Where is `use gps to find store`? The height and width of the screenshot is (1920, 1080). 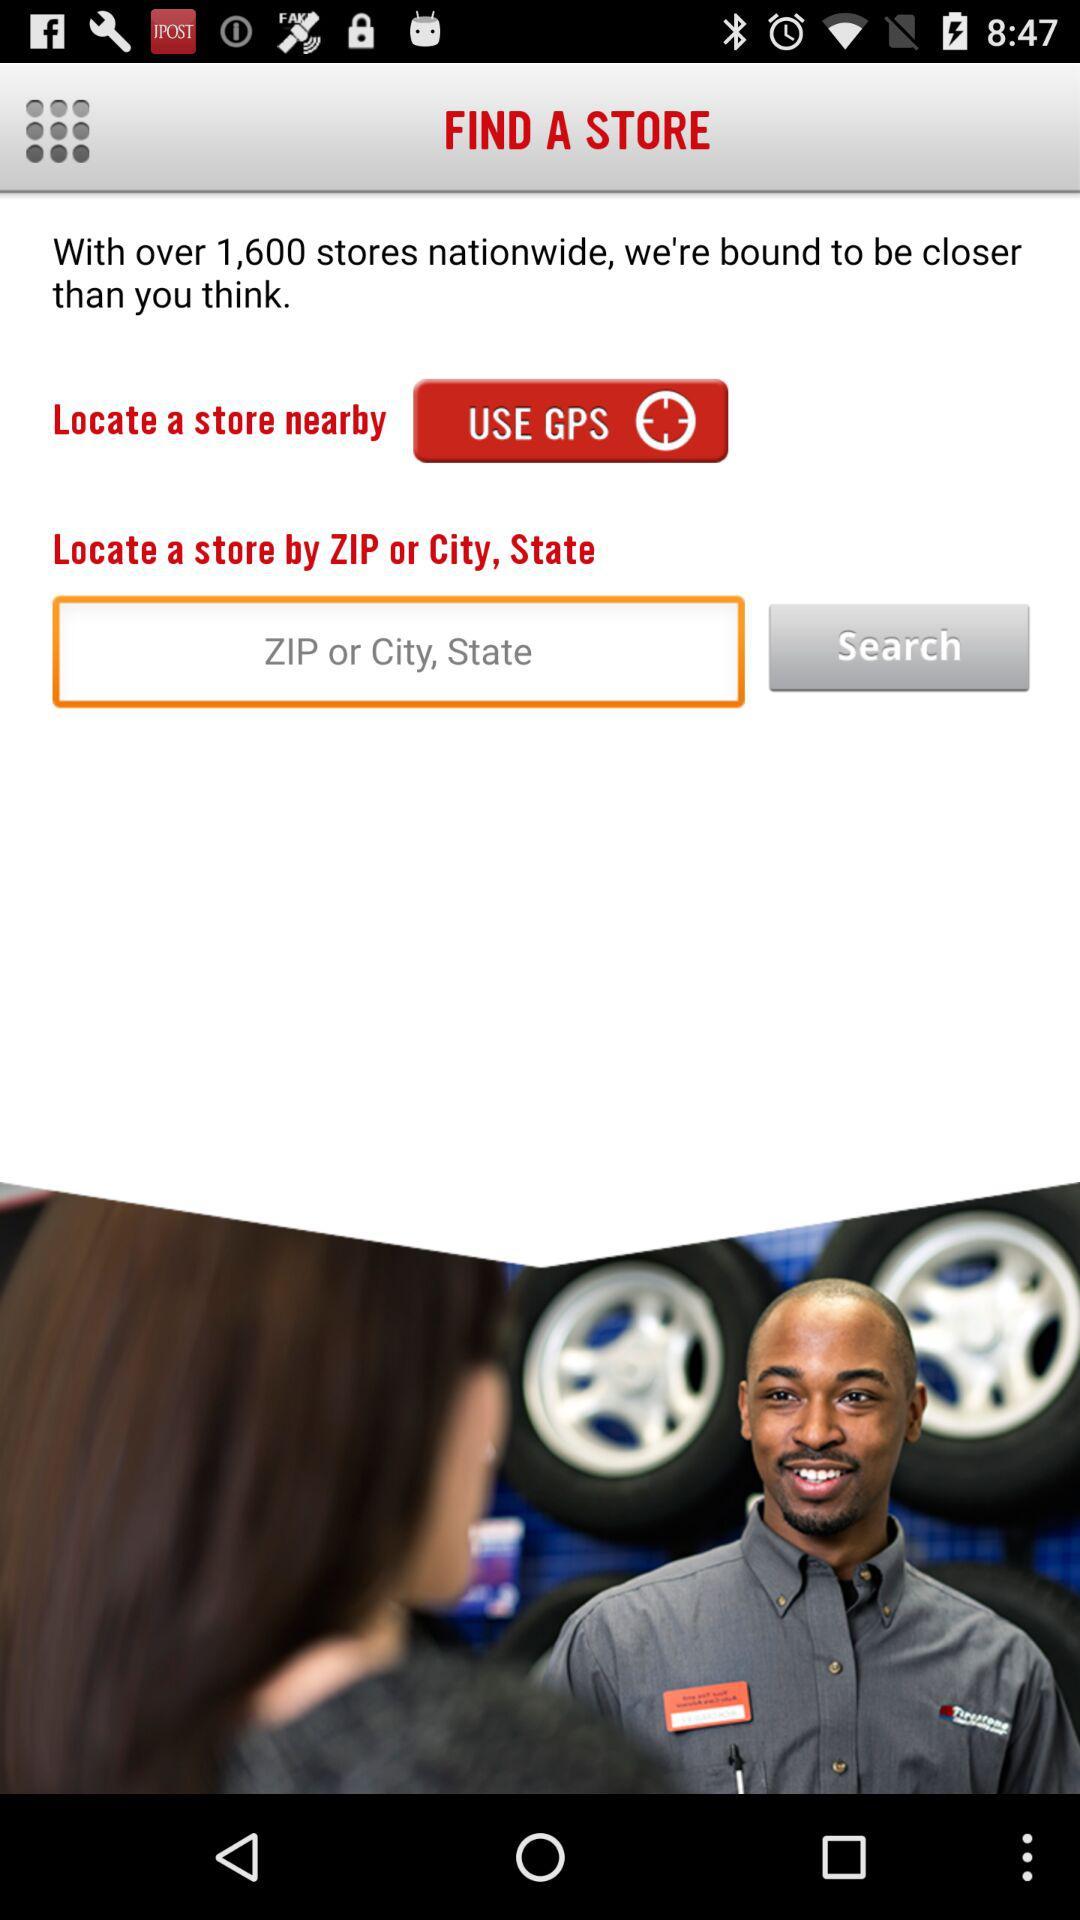 use gps to find store is located at coordinates (570, 419).